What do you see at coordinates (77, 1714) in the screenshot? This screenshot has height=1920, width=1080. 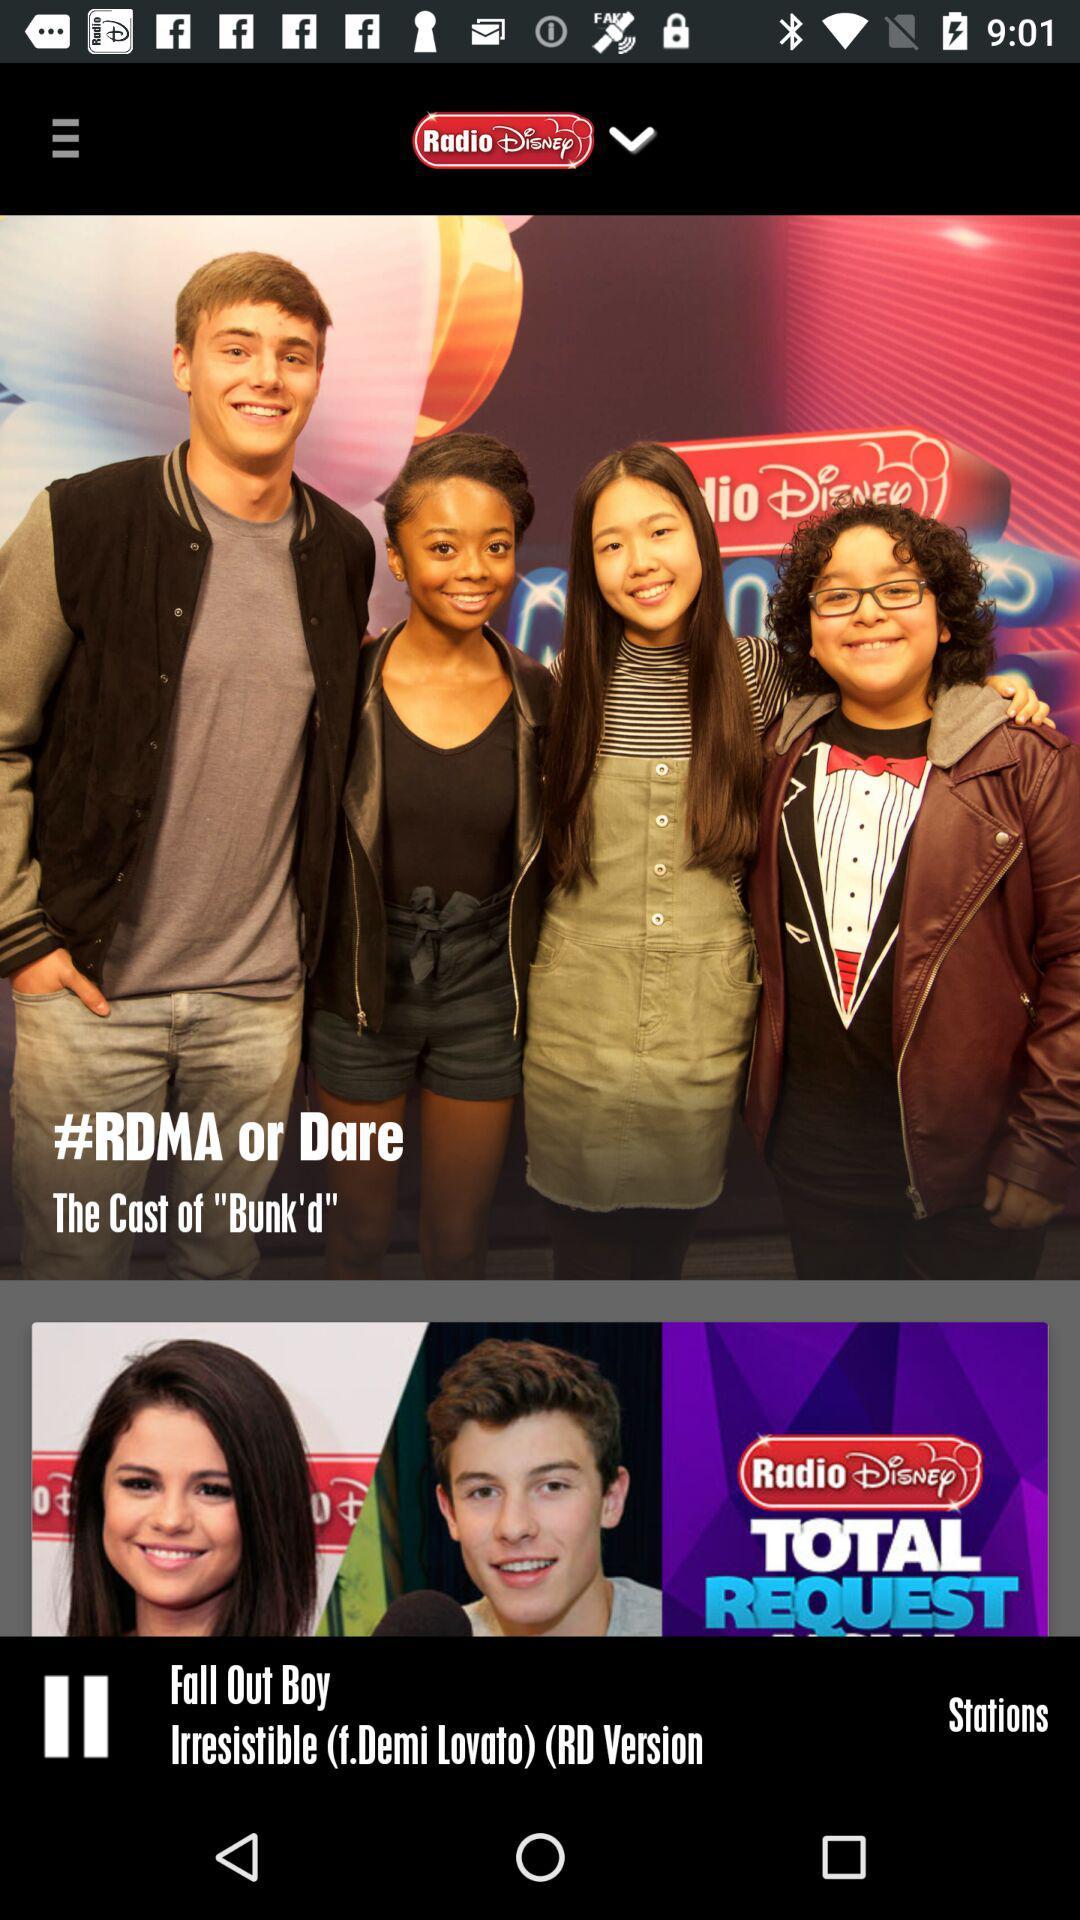 I see `the item at the bottom left corner` at bounding box center [77, 1714].